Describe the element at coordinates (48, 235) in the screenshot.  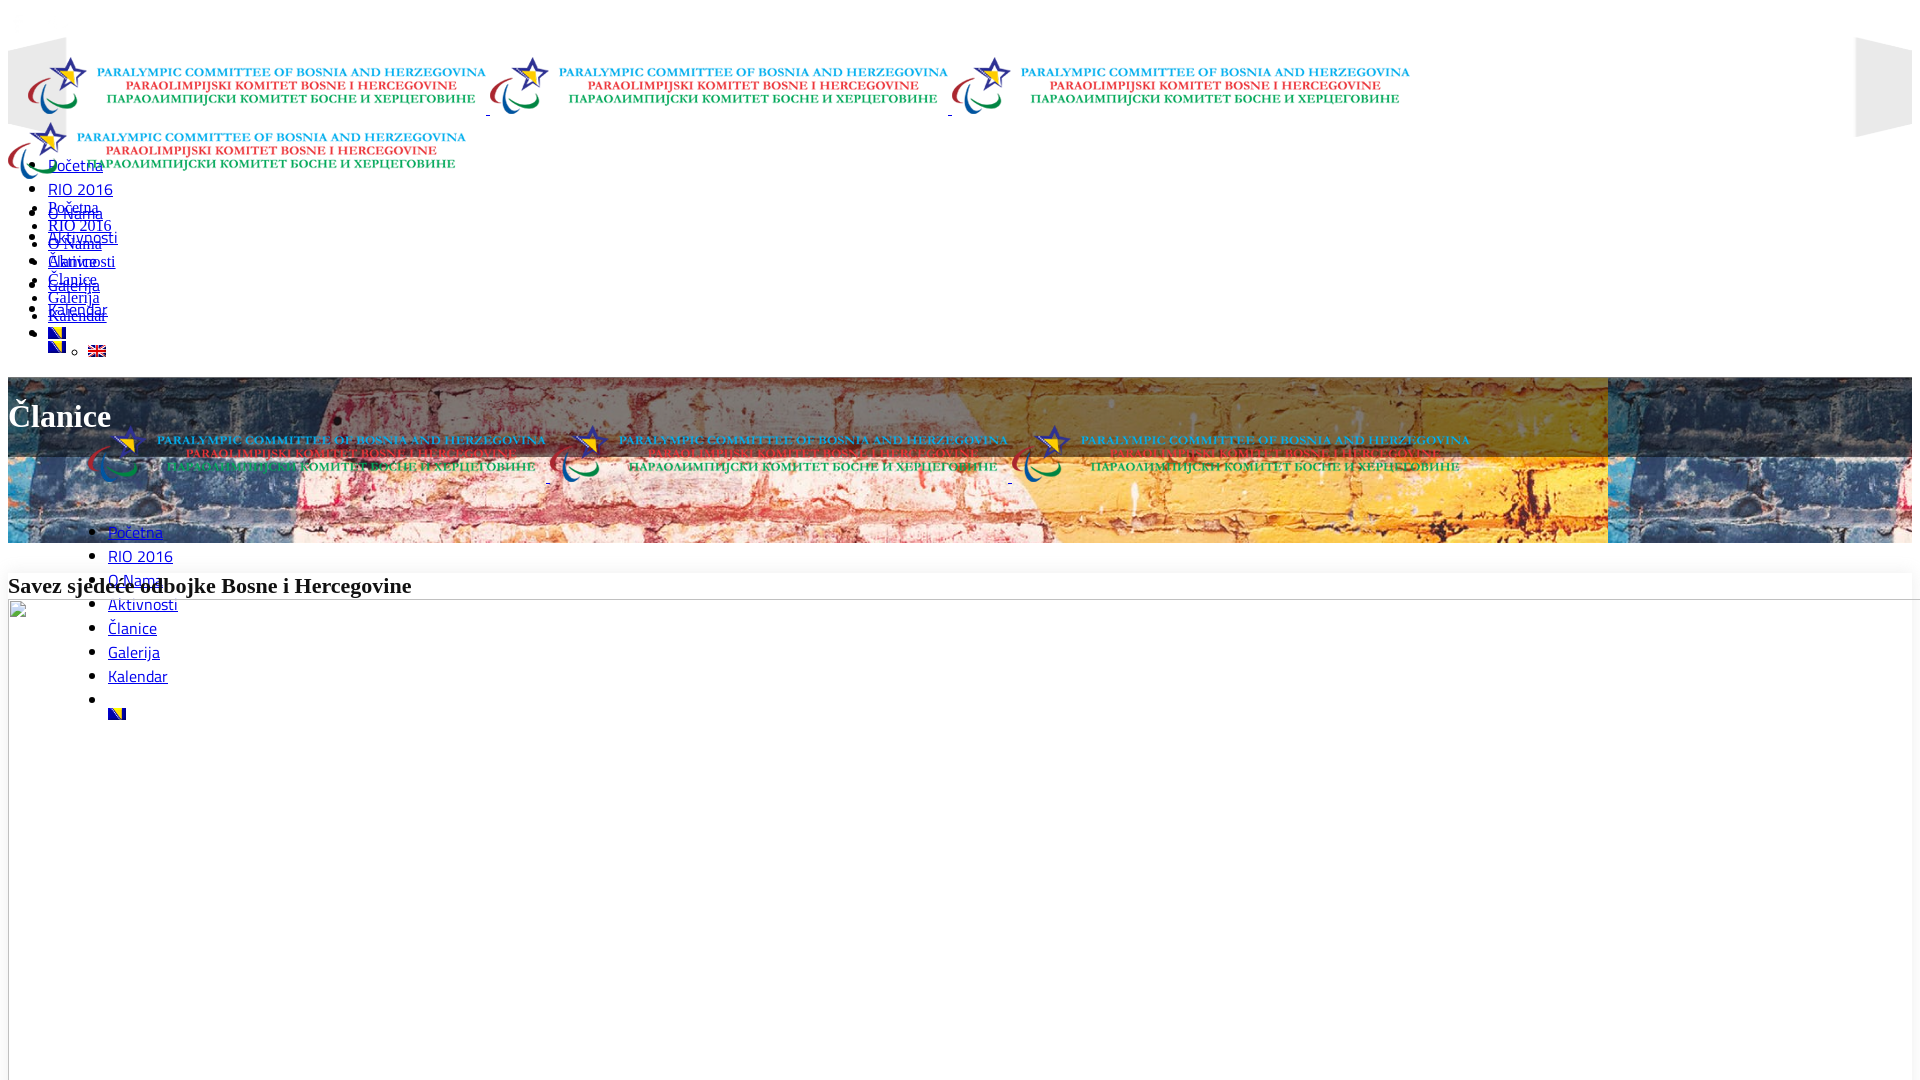
I see `'Aktivnosti'` at that location.